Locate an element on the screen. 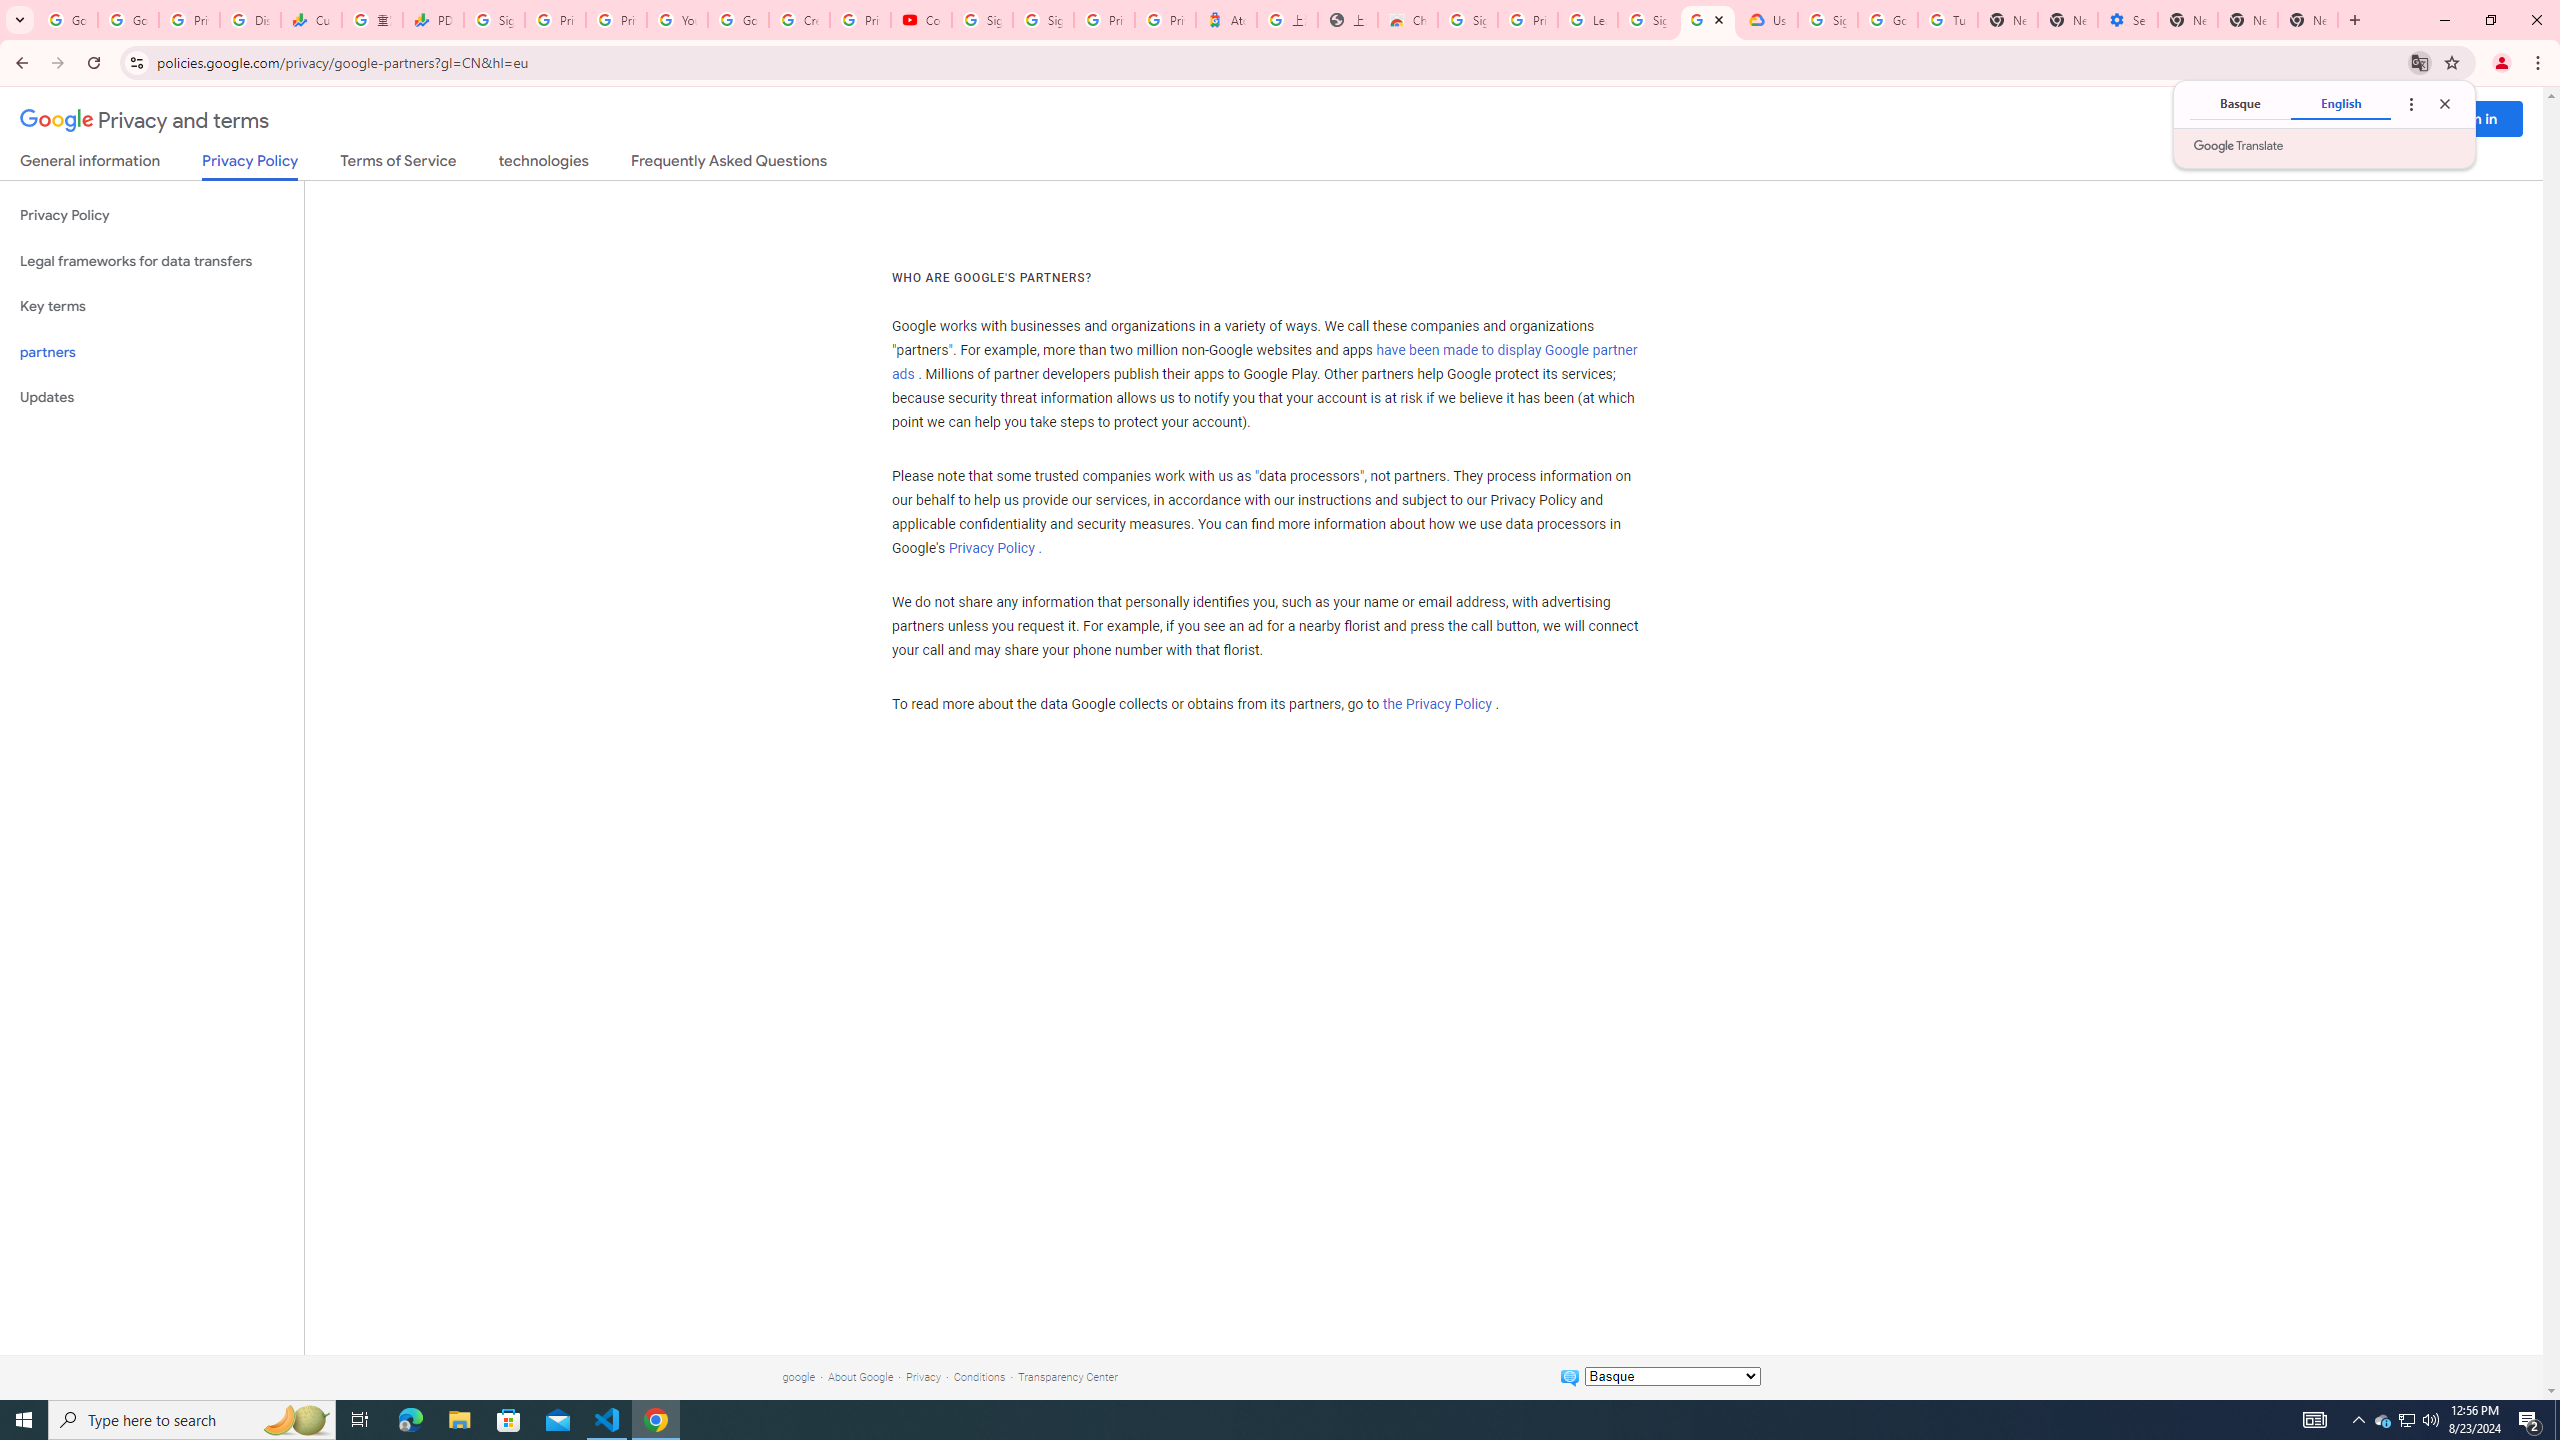 This screenshot has height=1440, width=2560. 'Atour Hotel - Google hotels' is located at coordinates (1227, 19).